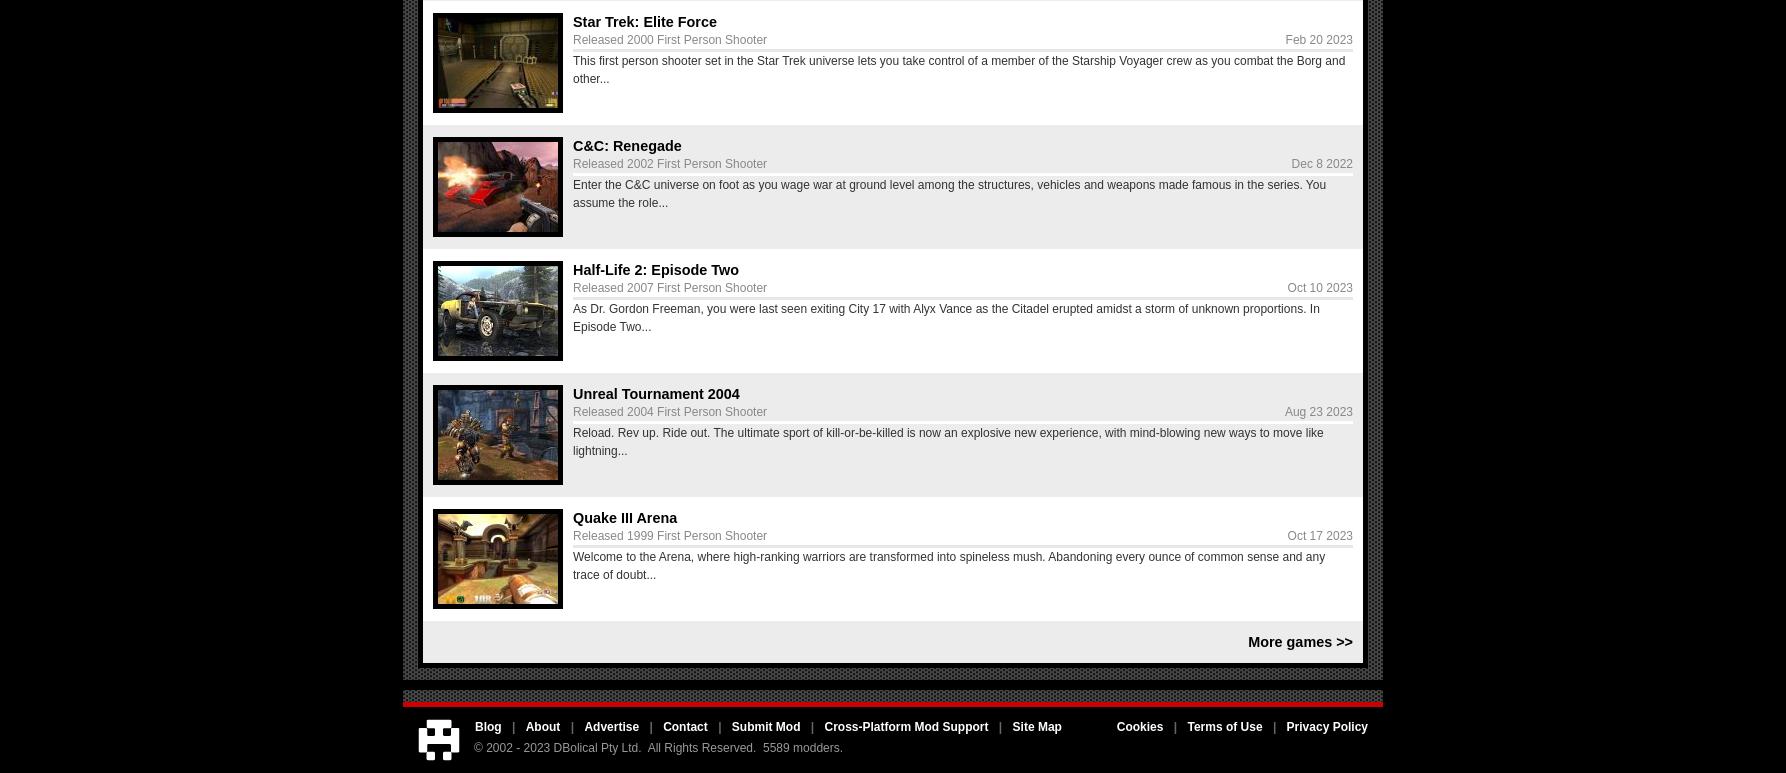 Image resolution: width=1786 pixels, height=773 pixels. Describe the element at coordinates (1320, 288) in the screenshot. I see `'Oct 10 2023'` at that location.